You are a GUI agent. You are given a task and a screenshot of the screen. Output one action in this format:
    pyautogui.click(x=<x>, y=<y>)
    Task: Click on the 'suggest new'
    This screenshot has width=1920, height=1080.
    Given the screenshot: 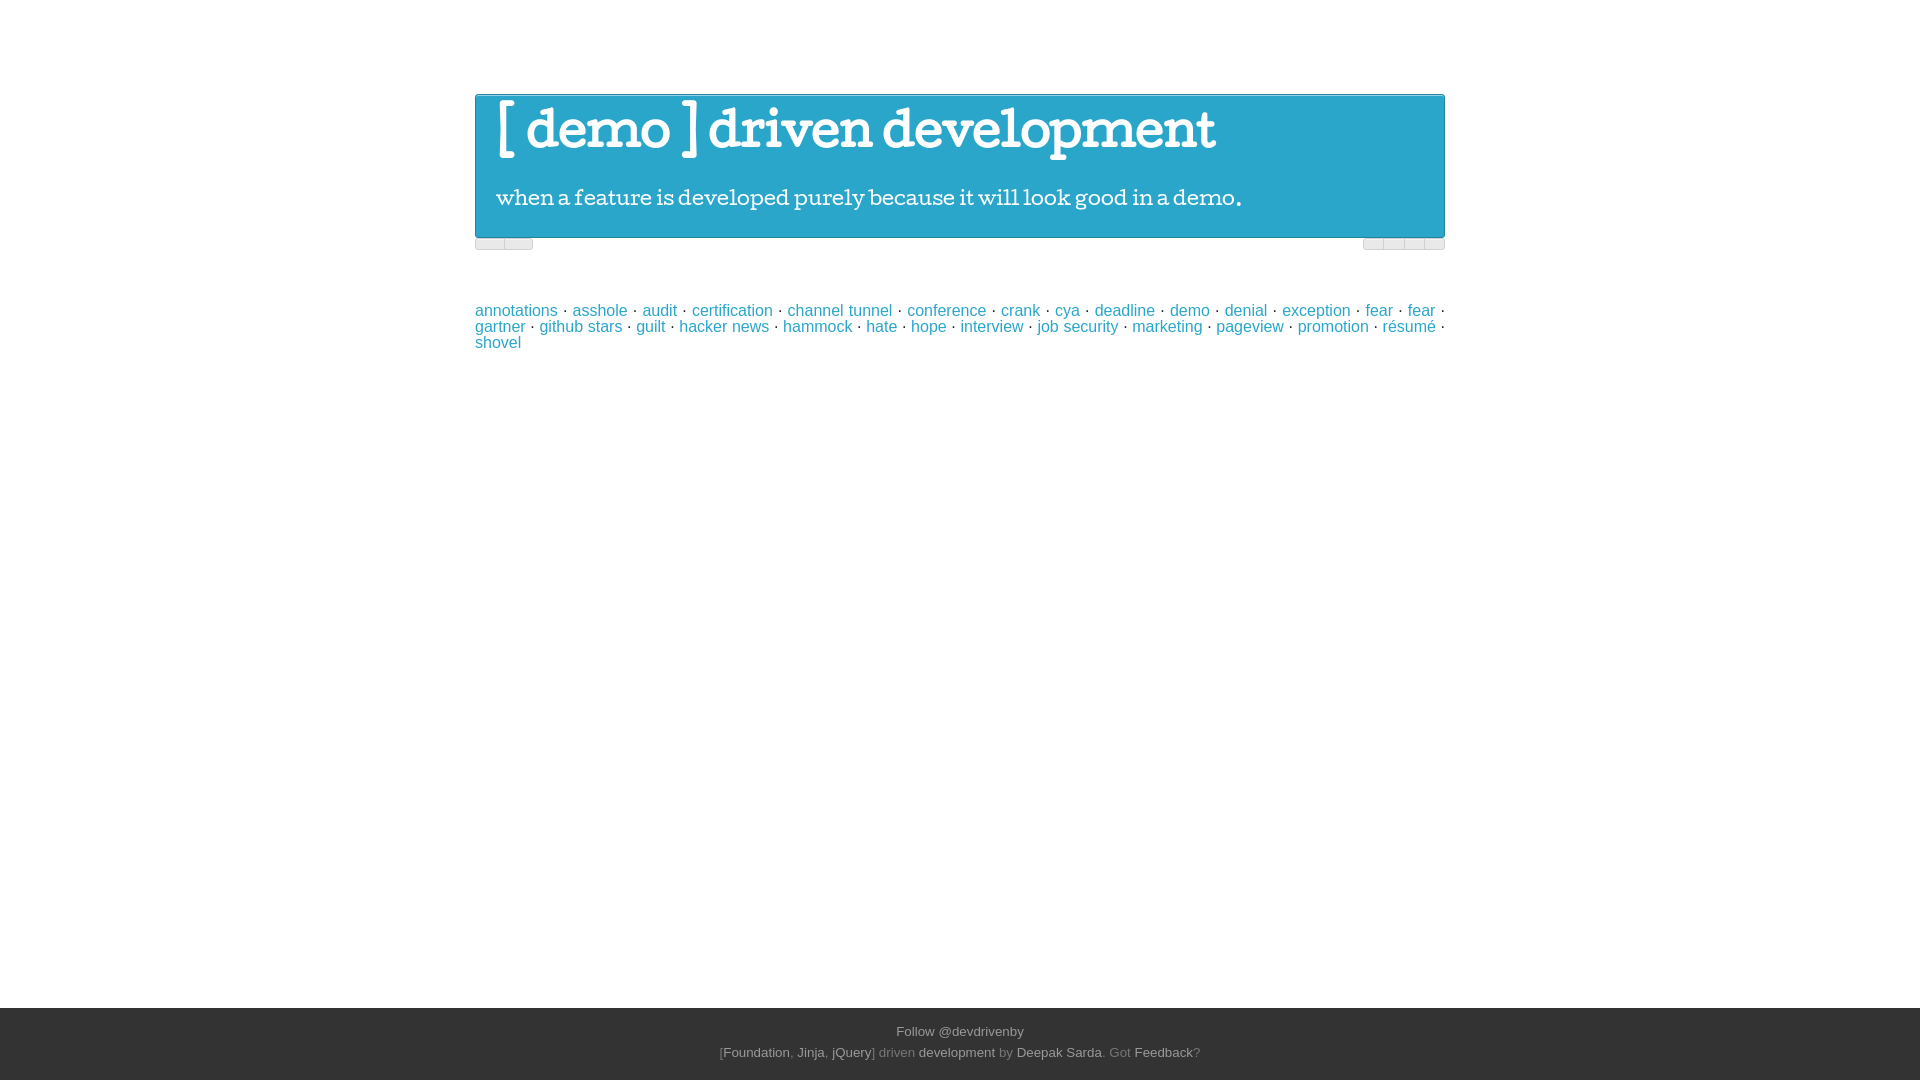 What is the action you would take?
    pyautogui.click(x=1433, y=242)
    